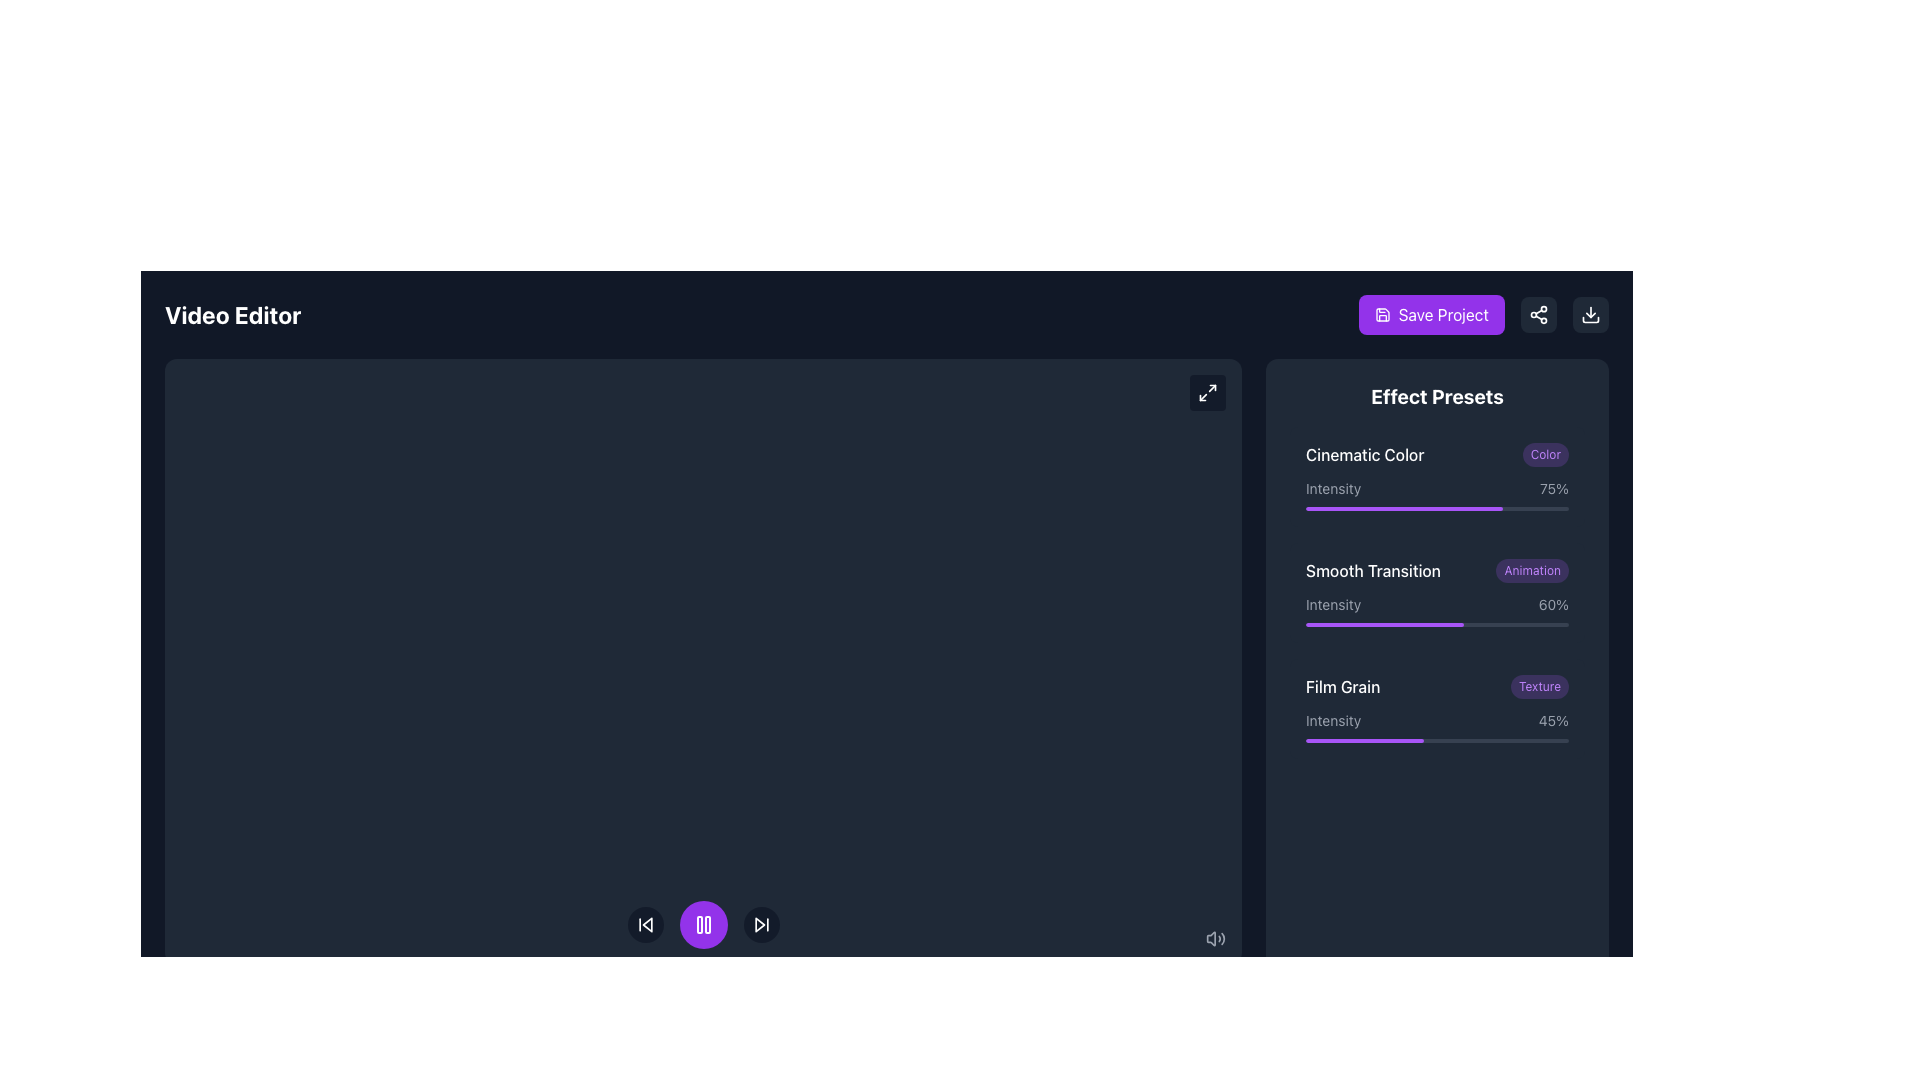 The height and width of the screenshot is (1080, 1920). I want to click on the text label for the 'Cinematic Color' effect preset, which is positioned near the top of the 'Effect Presets' panel and aligned with a purple circular badge labeled 'Color', so click(1364, 455).